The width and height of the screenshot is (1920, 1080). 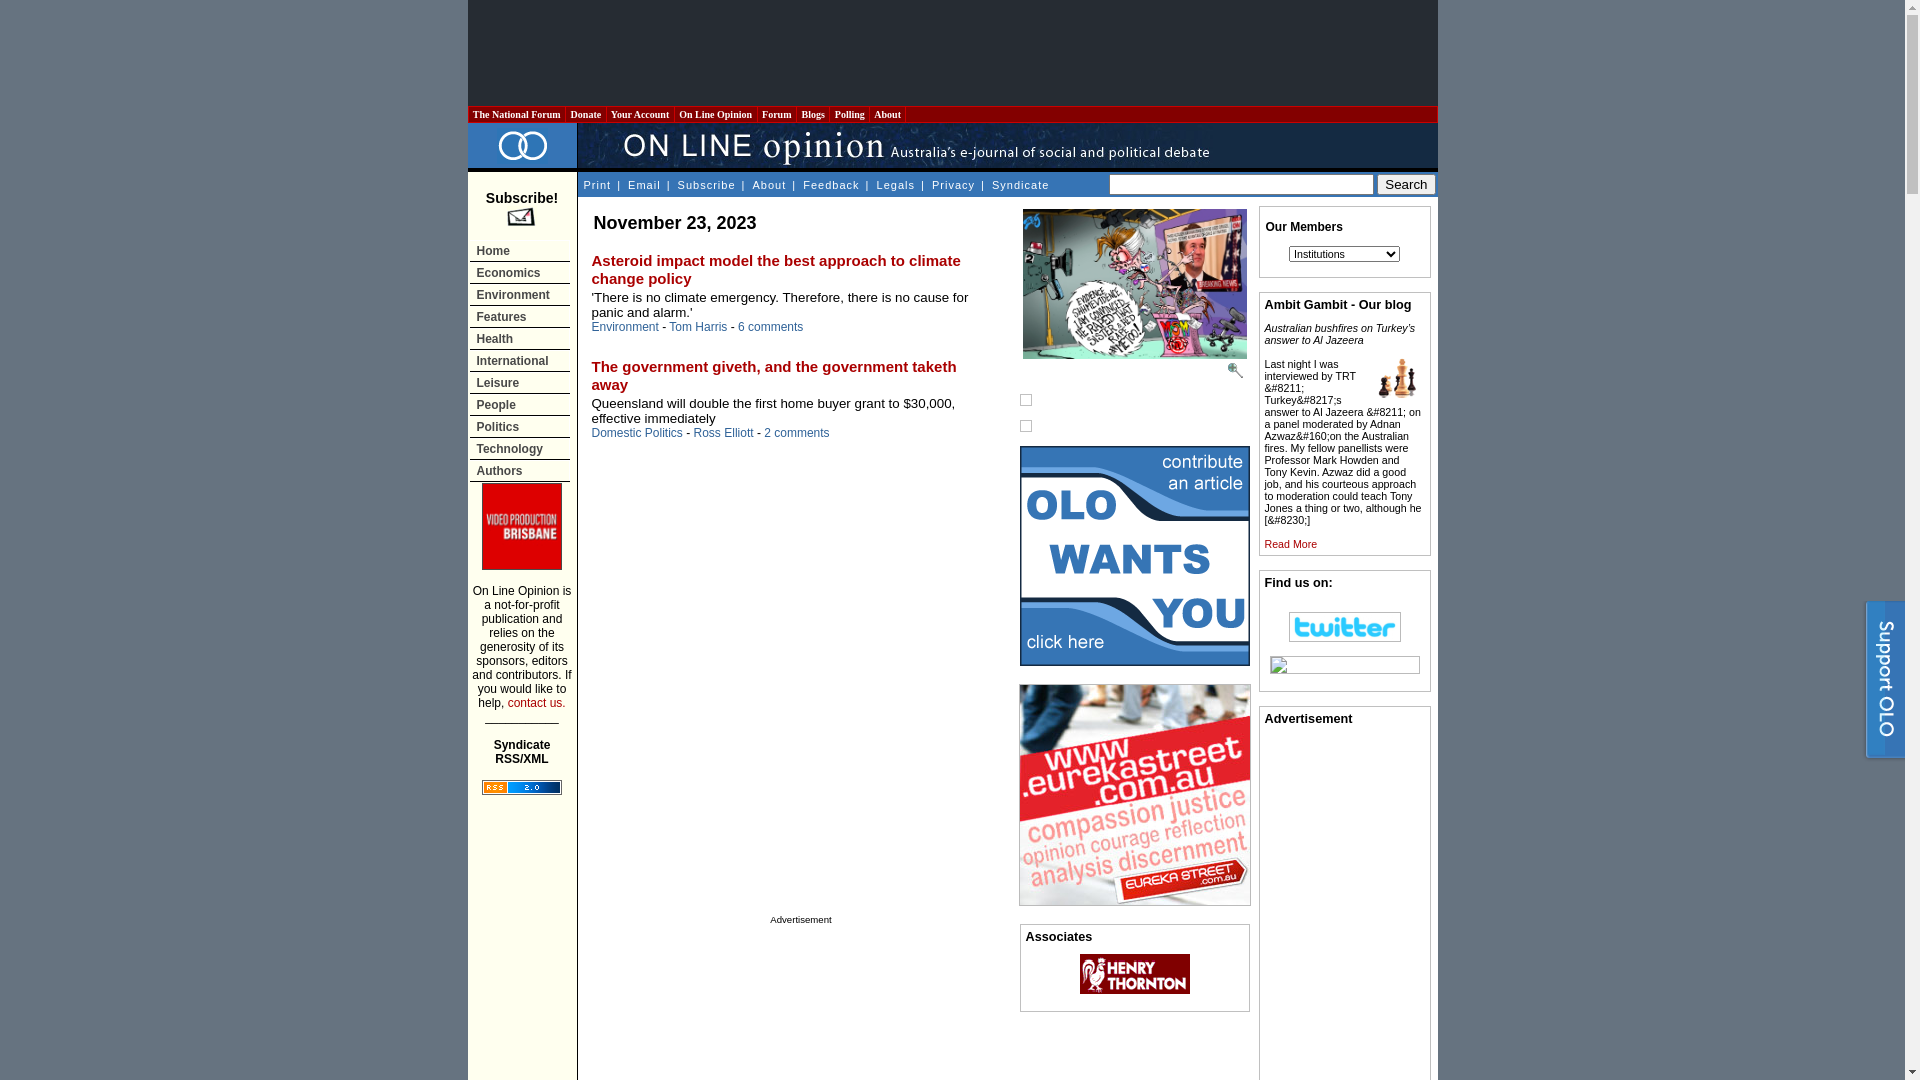 What do you see at coordinates (769, 326) in the screenshot?
I see `'6 comments'` at bounding box center [769, 326].